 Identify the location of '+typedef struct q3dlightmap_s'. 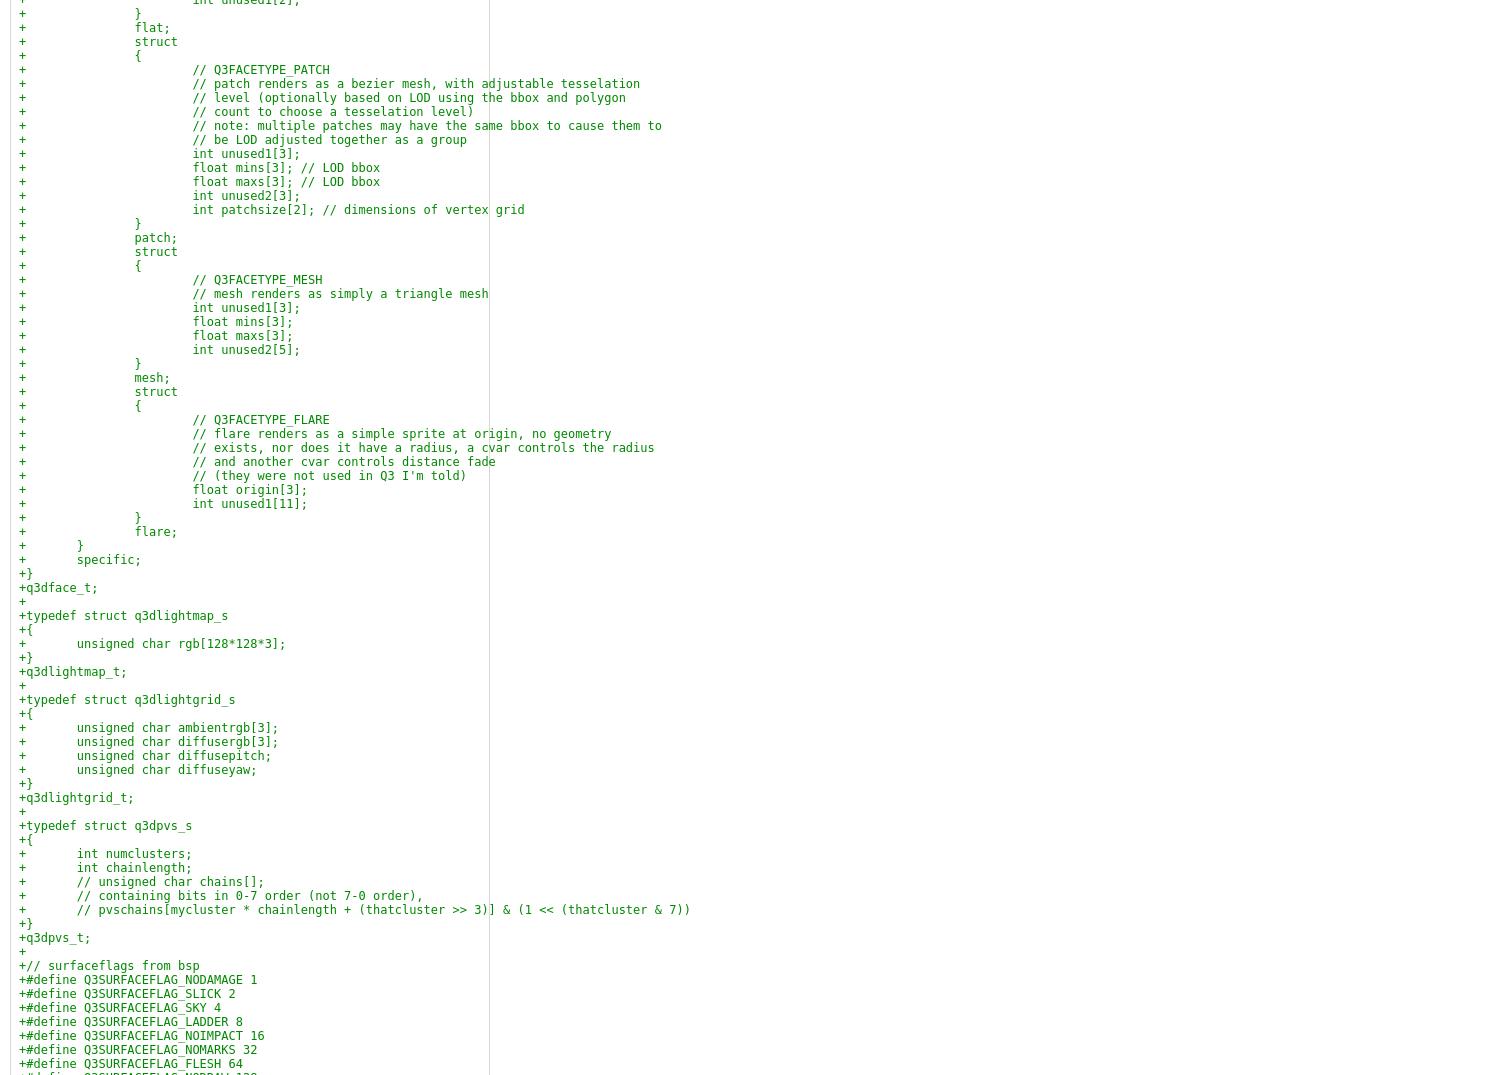
(122, 614).